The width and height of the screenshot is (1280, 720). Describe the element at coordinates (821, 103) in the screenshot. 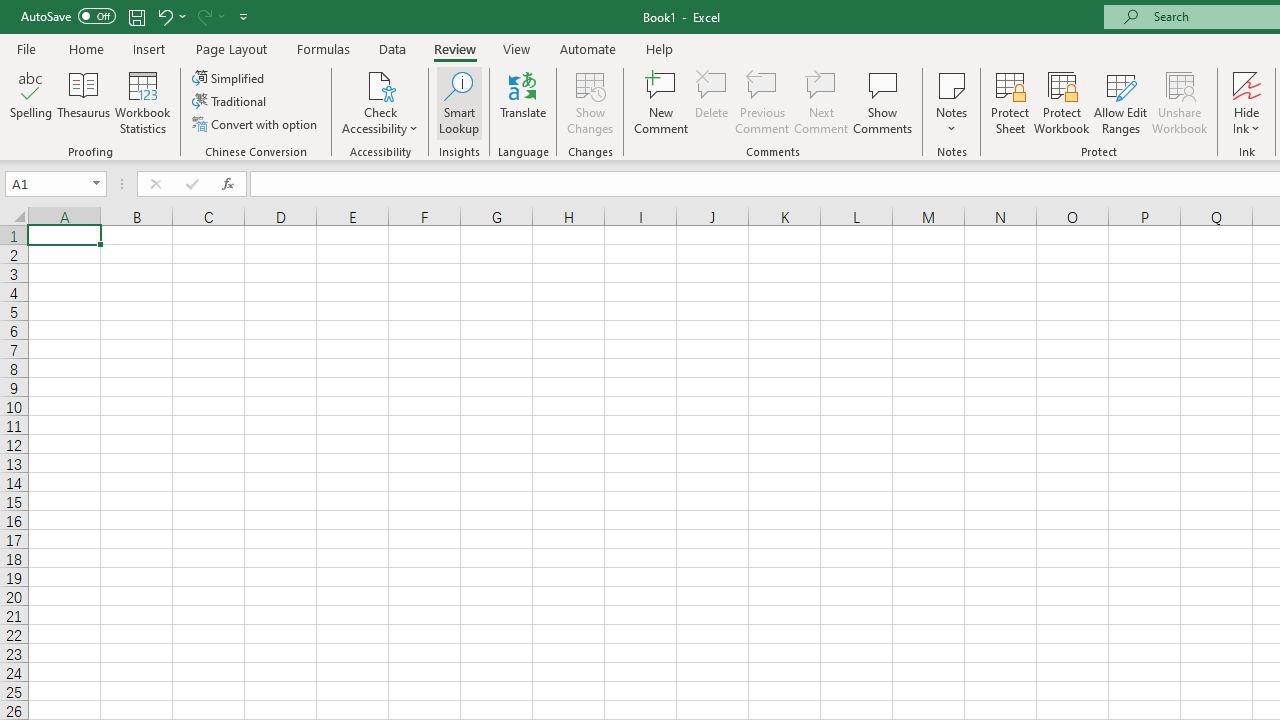

I see `'Next Comment'` at that location.